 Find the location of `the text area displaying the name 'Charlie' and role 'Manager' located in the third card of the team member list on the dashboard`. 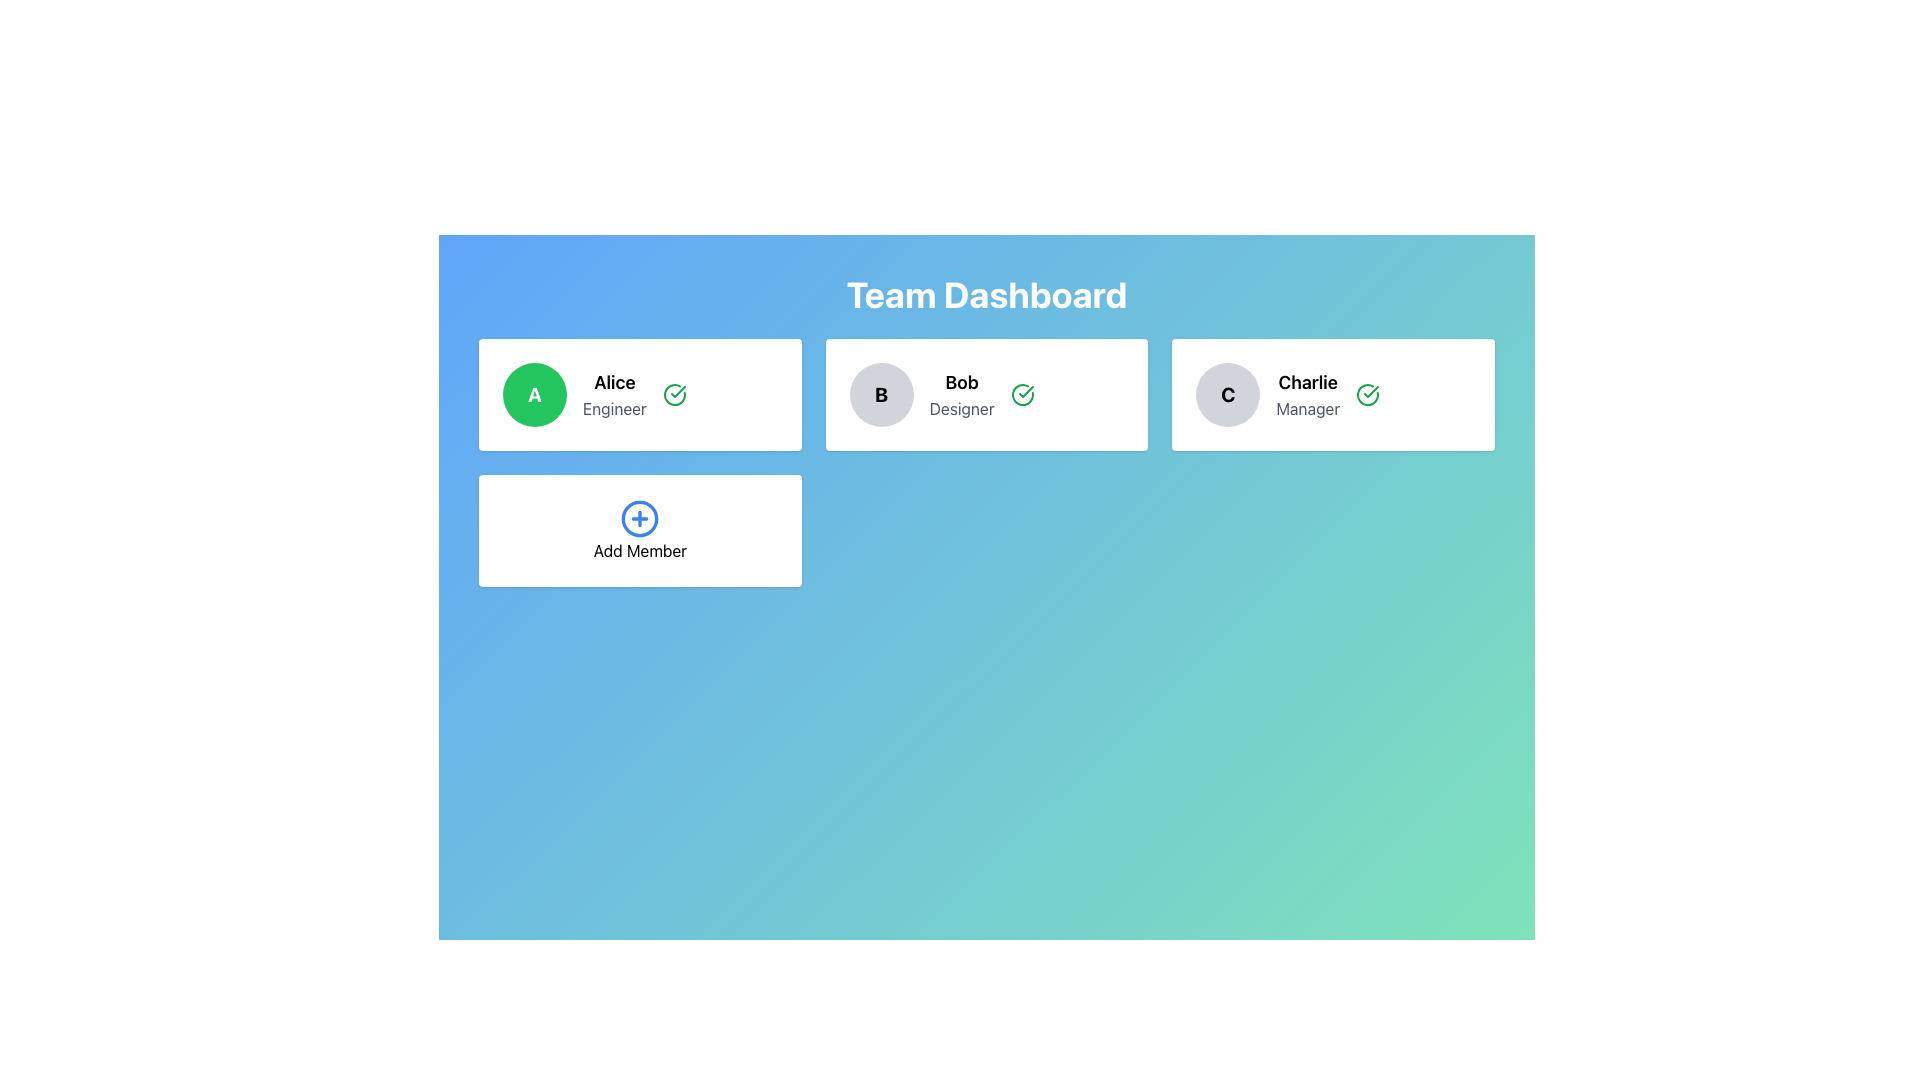

the text area displaying the name 'Charlie' and role 'Manager' located in the third card of the team member list on the dashboard is located at coordinates (1308, 394).